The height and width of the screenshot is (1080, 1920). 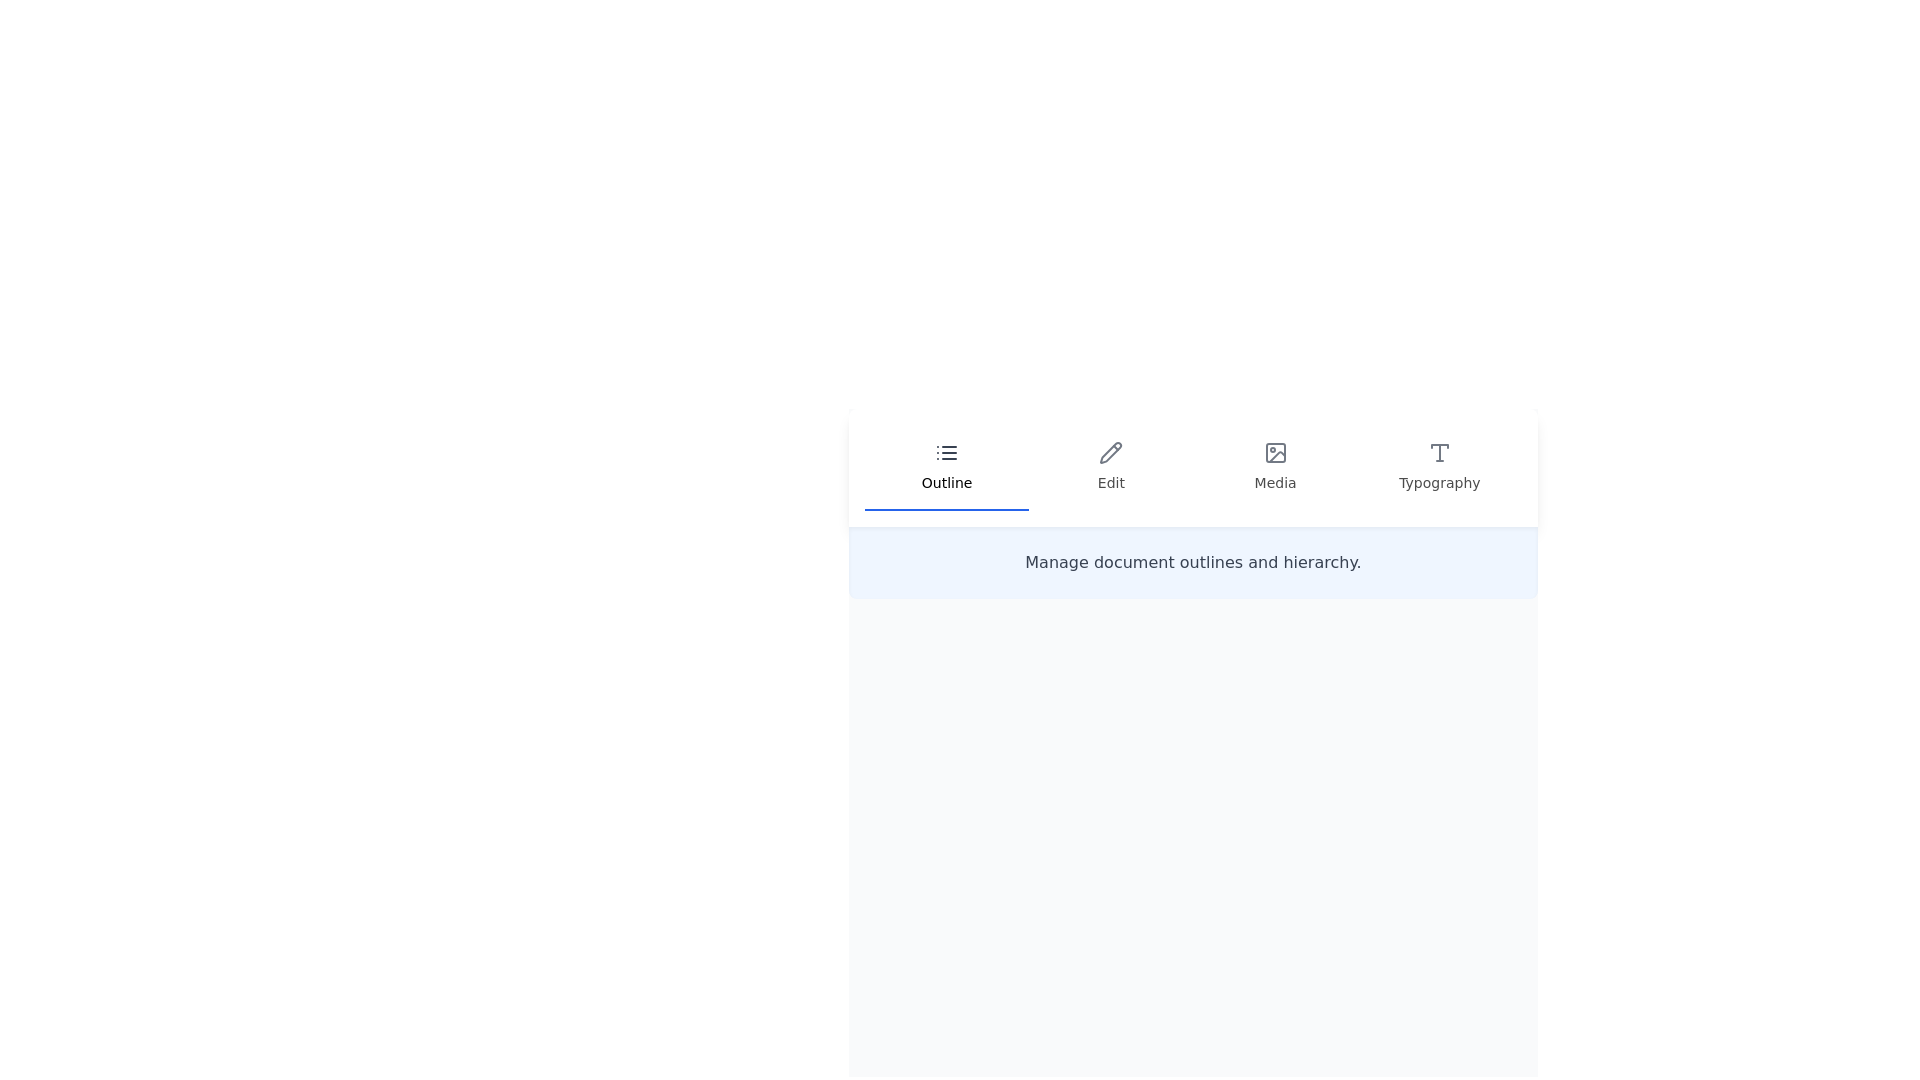 What do you see at coordinates (1110, 467) in the screenshot?
I see `the Edit tab by clicking on its corresponding button` at bounding box center [1110, 467].